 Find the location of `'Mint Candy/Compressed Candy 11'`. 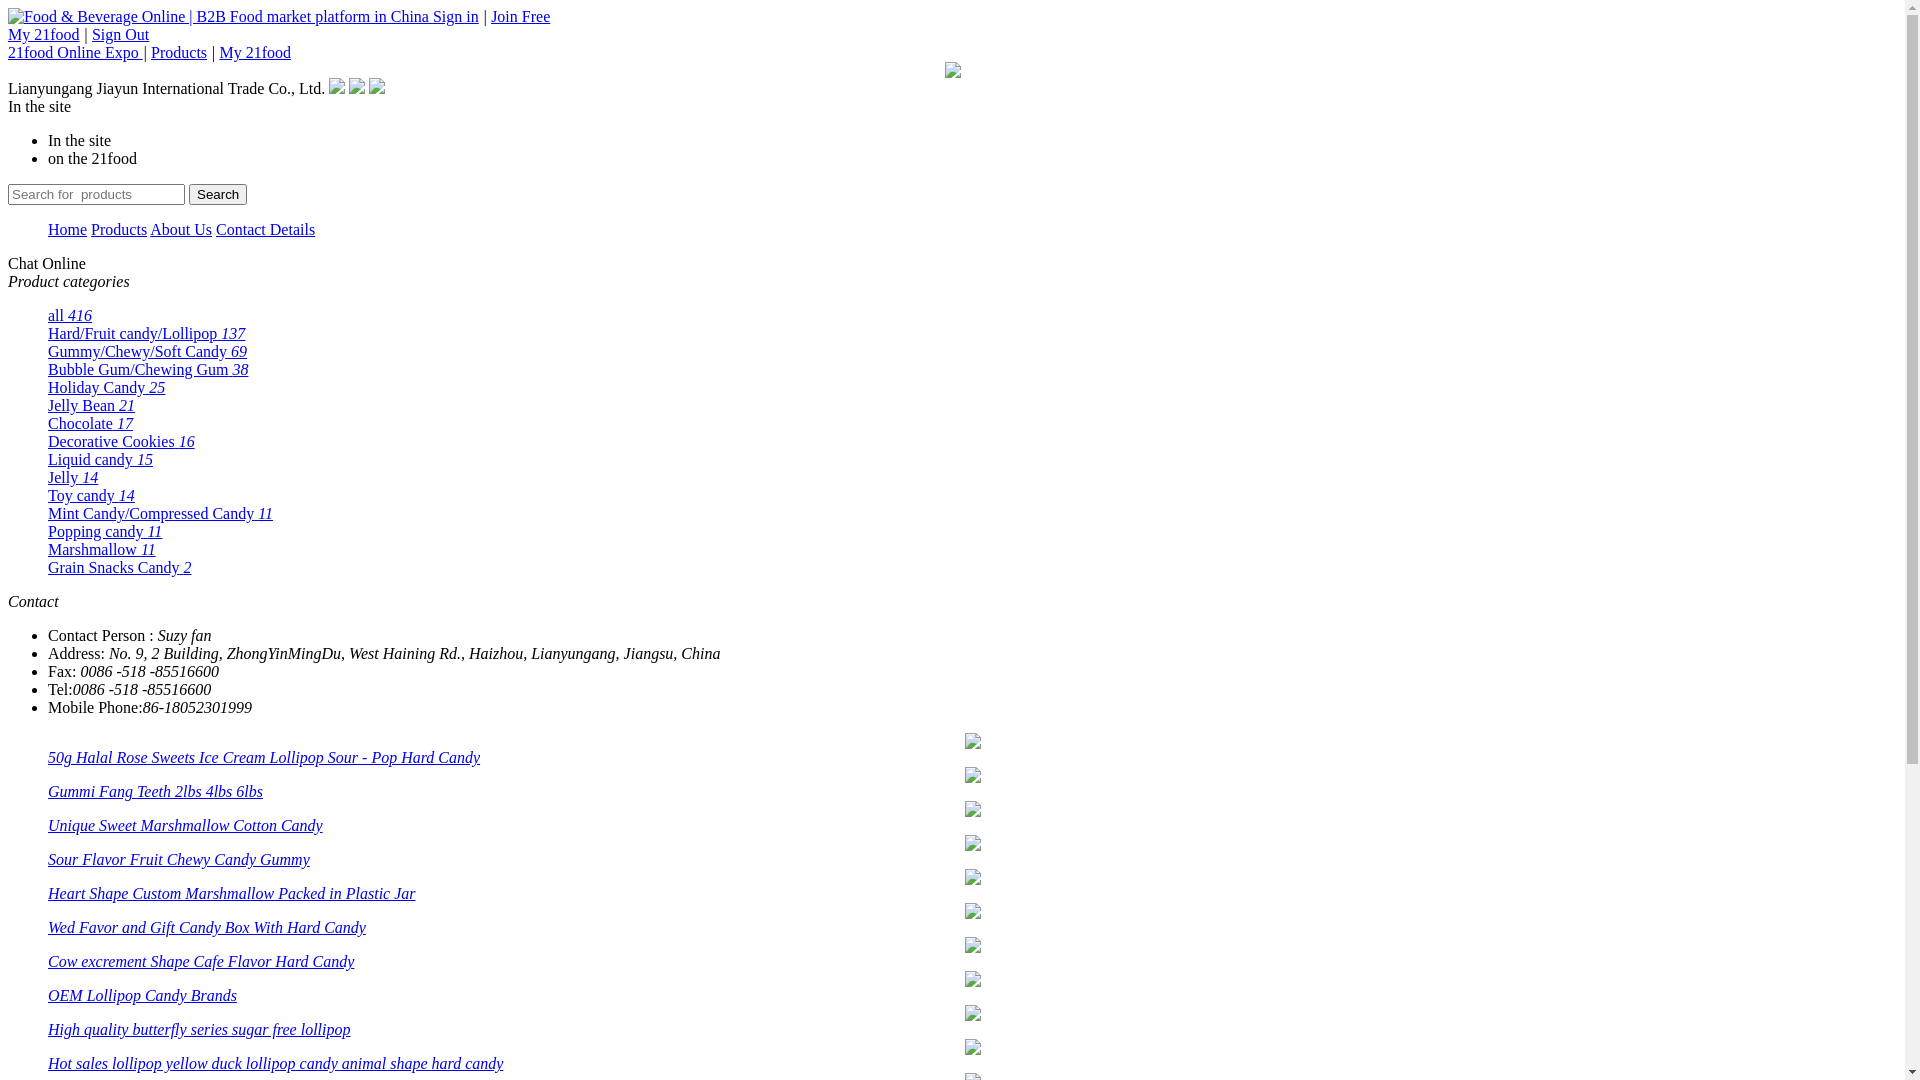

'Mint Candy/Compressed Candy 11' is located at coordinates (160, 512).